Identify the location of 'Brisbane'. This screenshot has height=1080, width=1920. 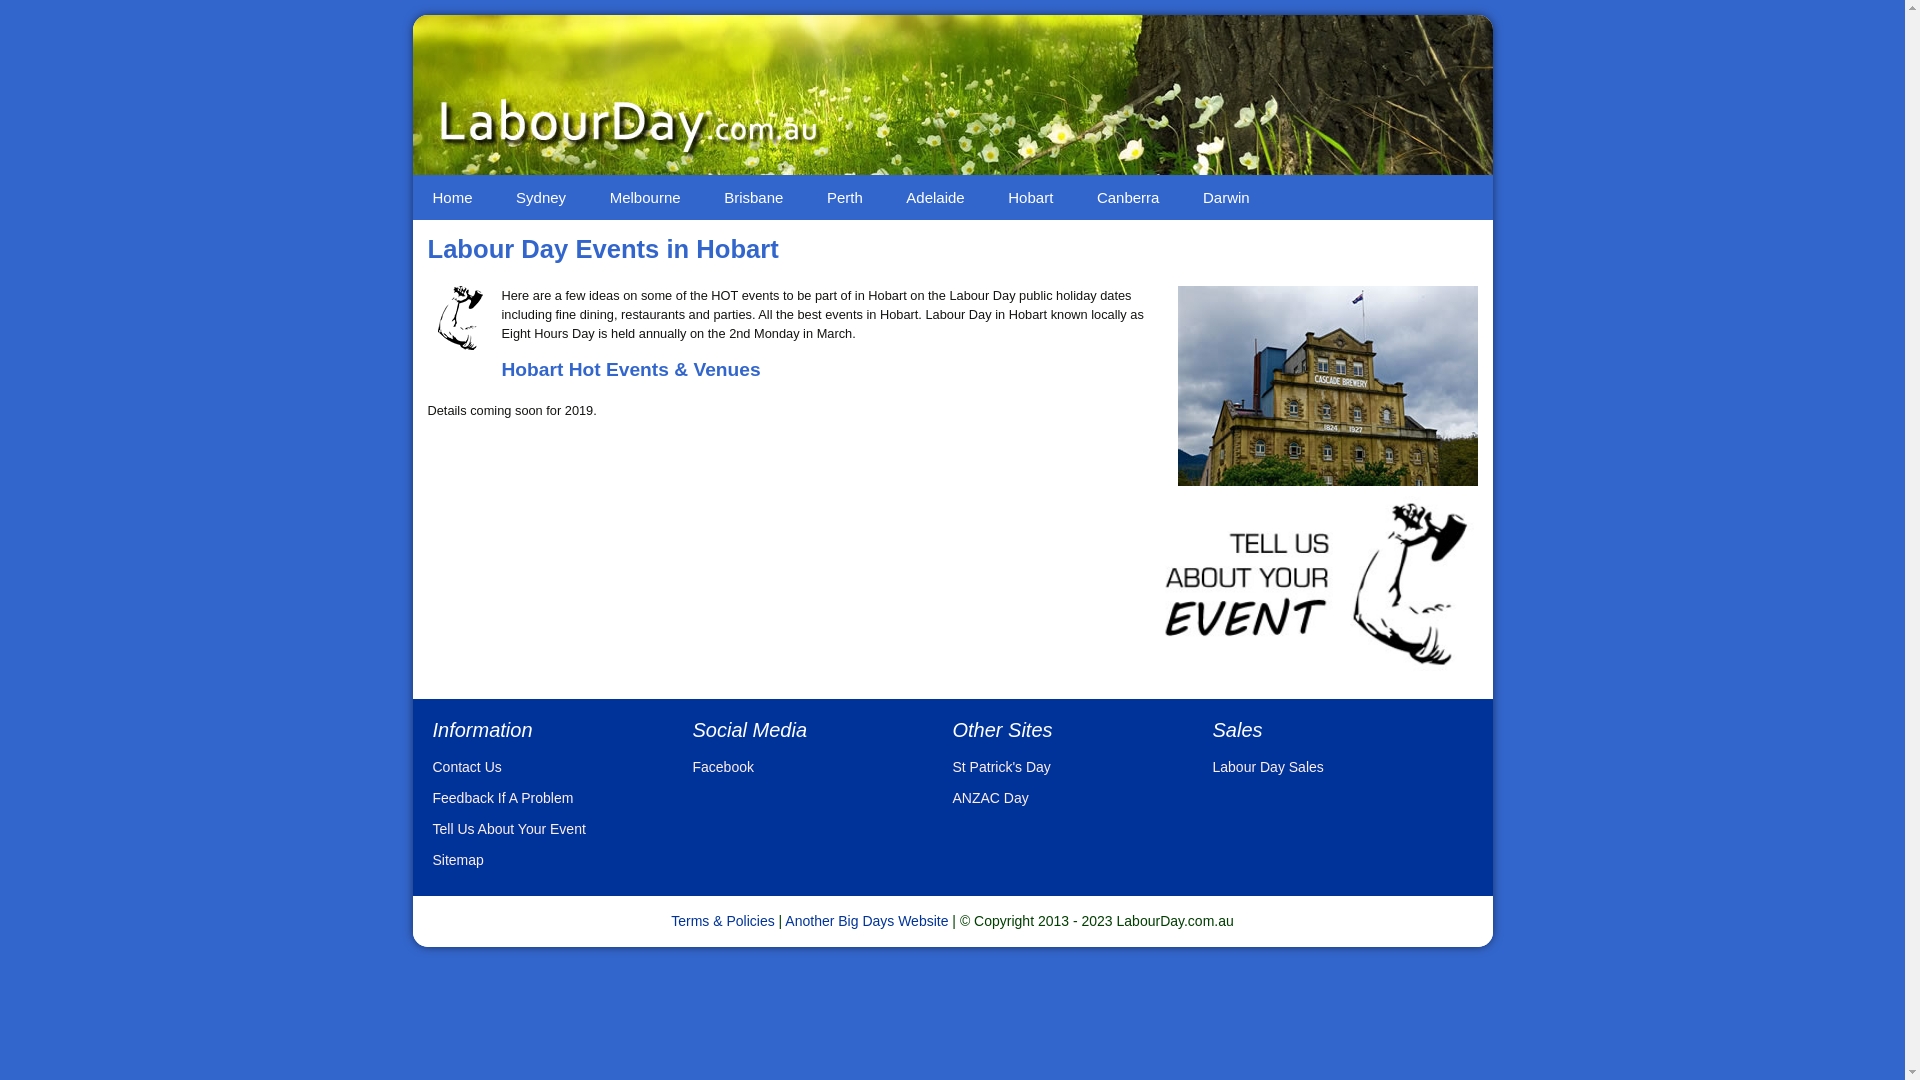
(752, 197).